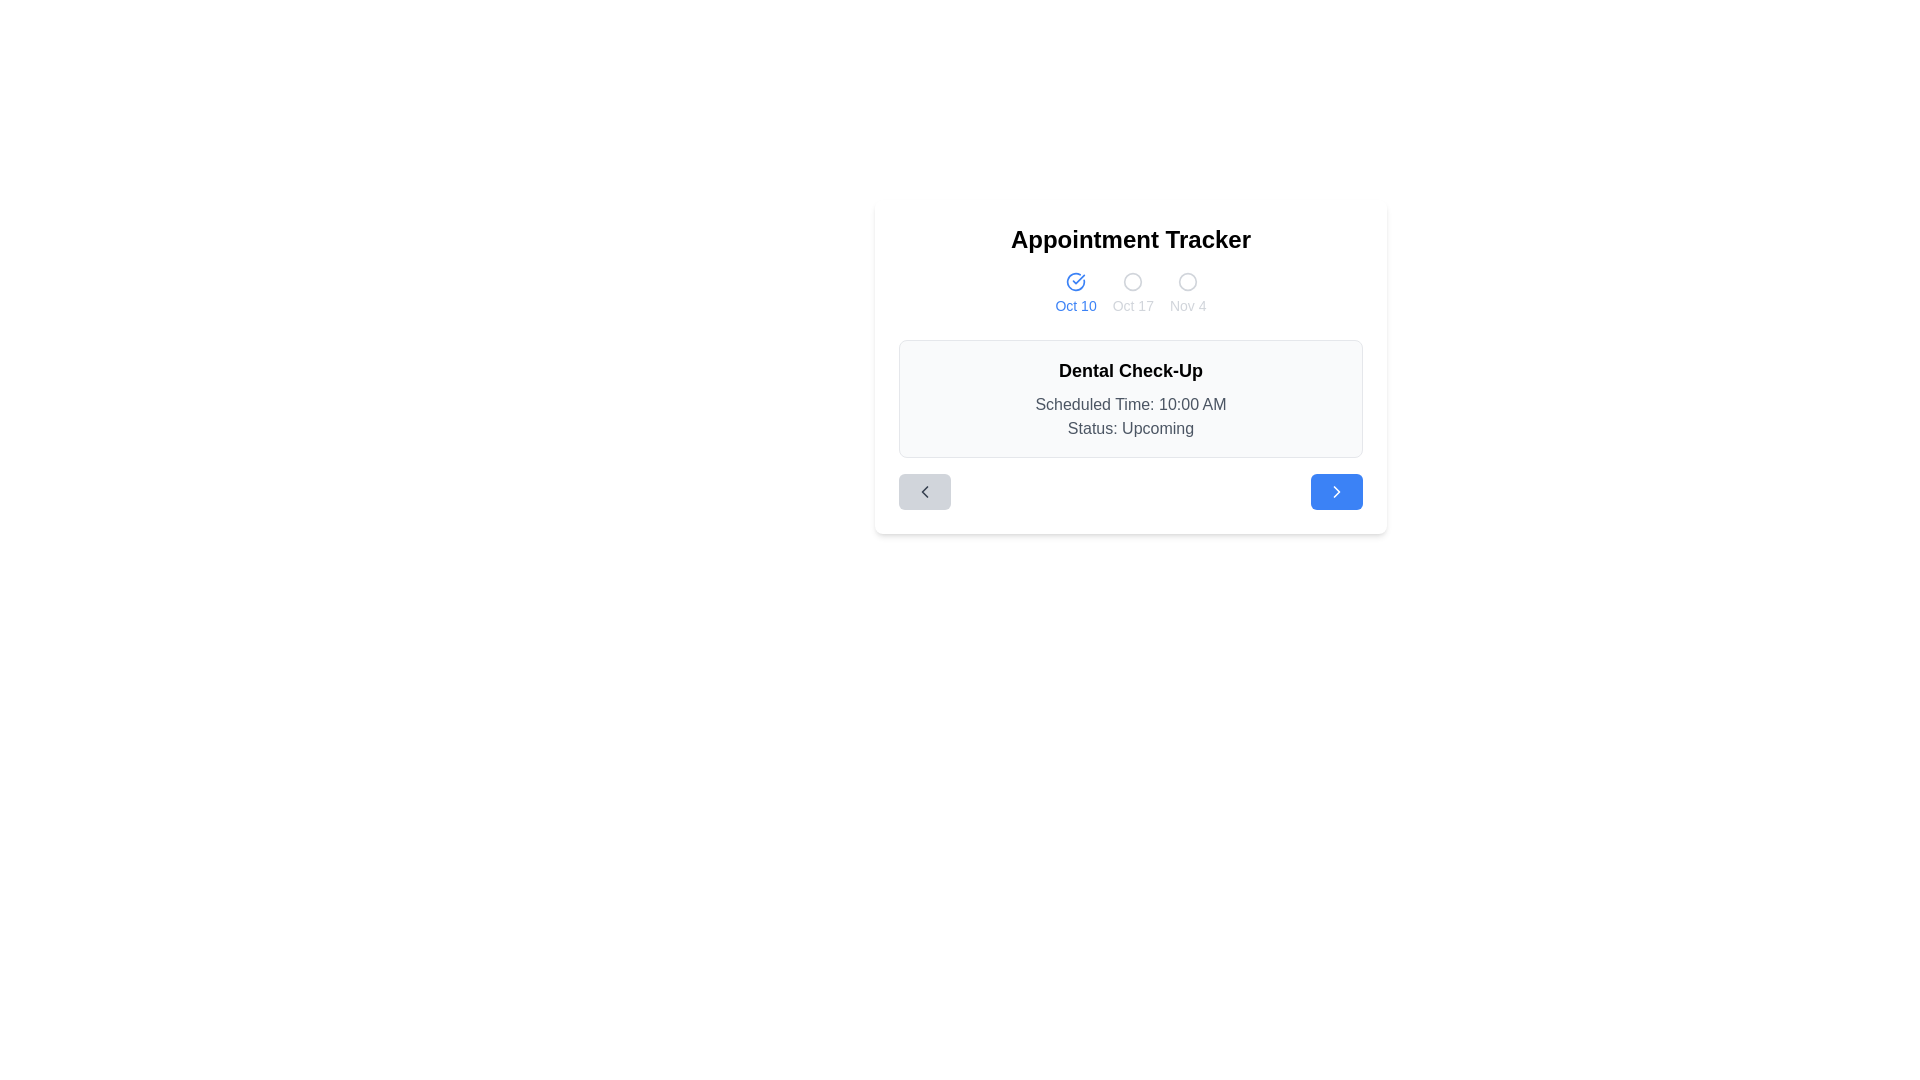 This screenshot has width=1920, height=1080. I want to click on the date indicator label displaying 'Oct 10', which is located directly below a circular blue check mark icon and positioned towards the top of the interface, so click(1075, 305).